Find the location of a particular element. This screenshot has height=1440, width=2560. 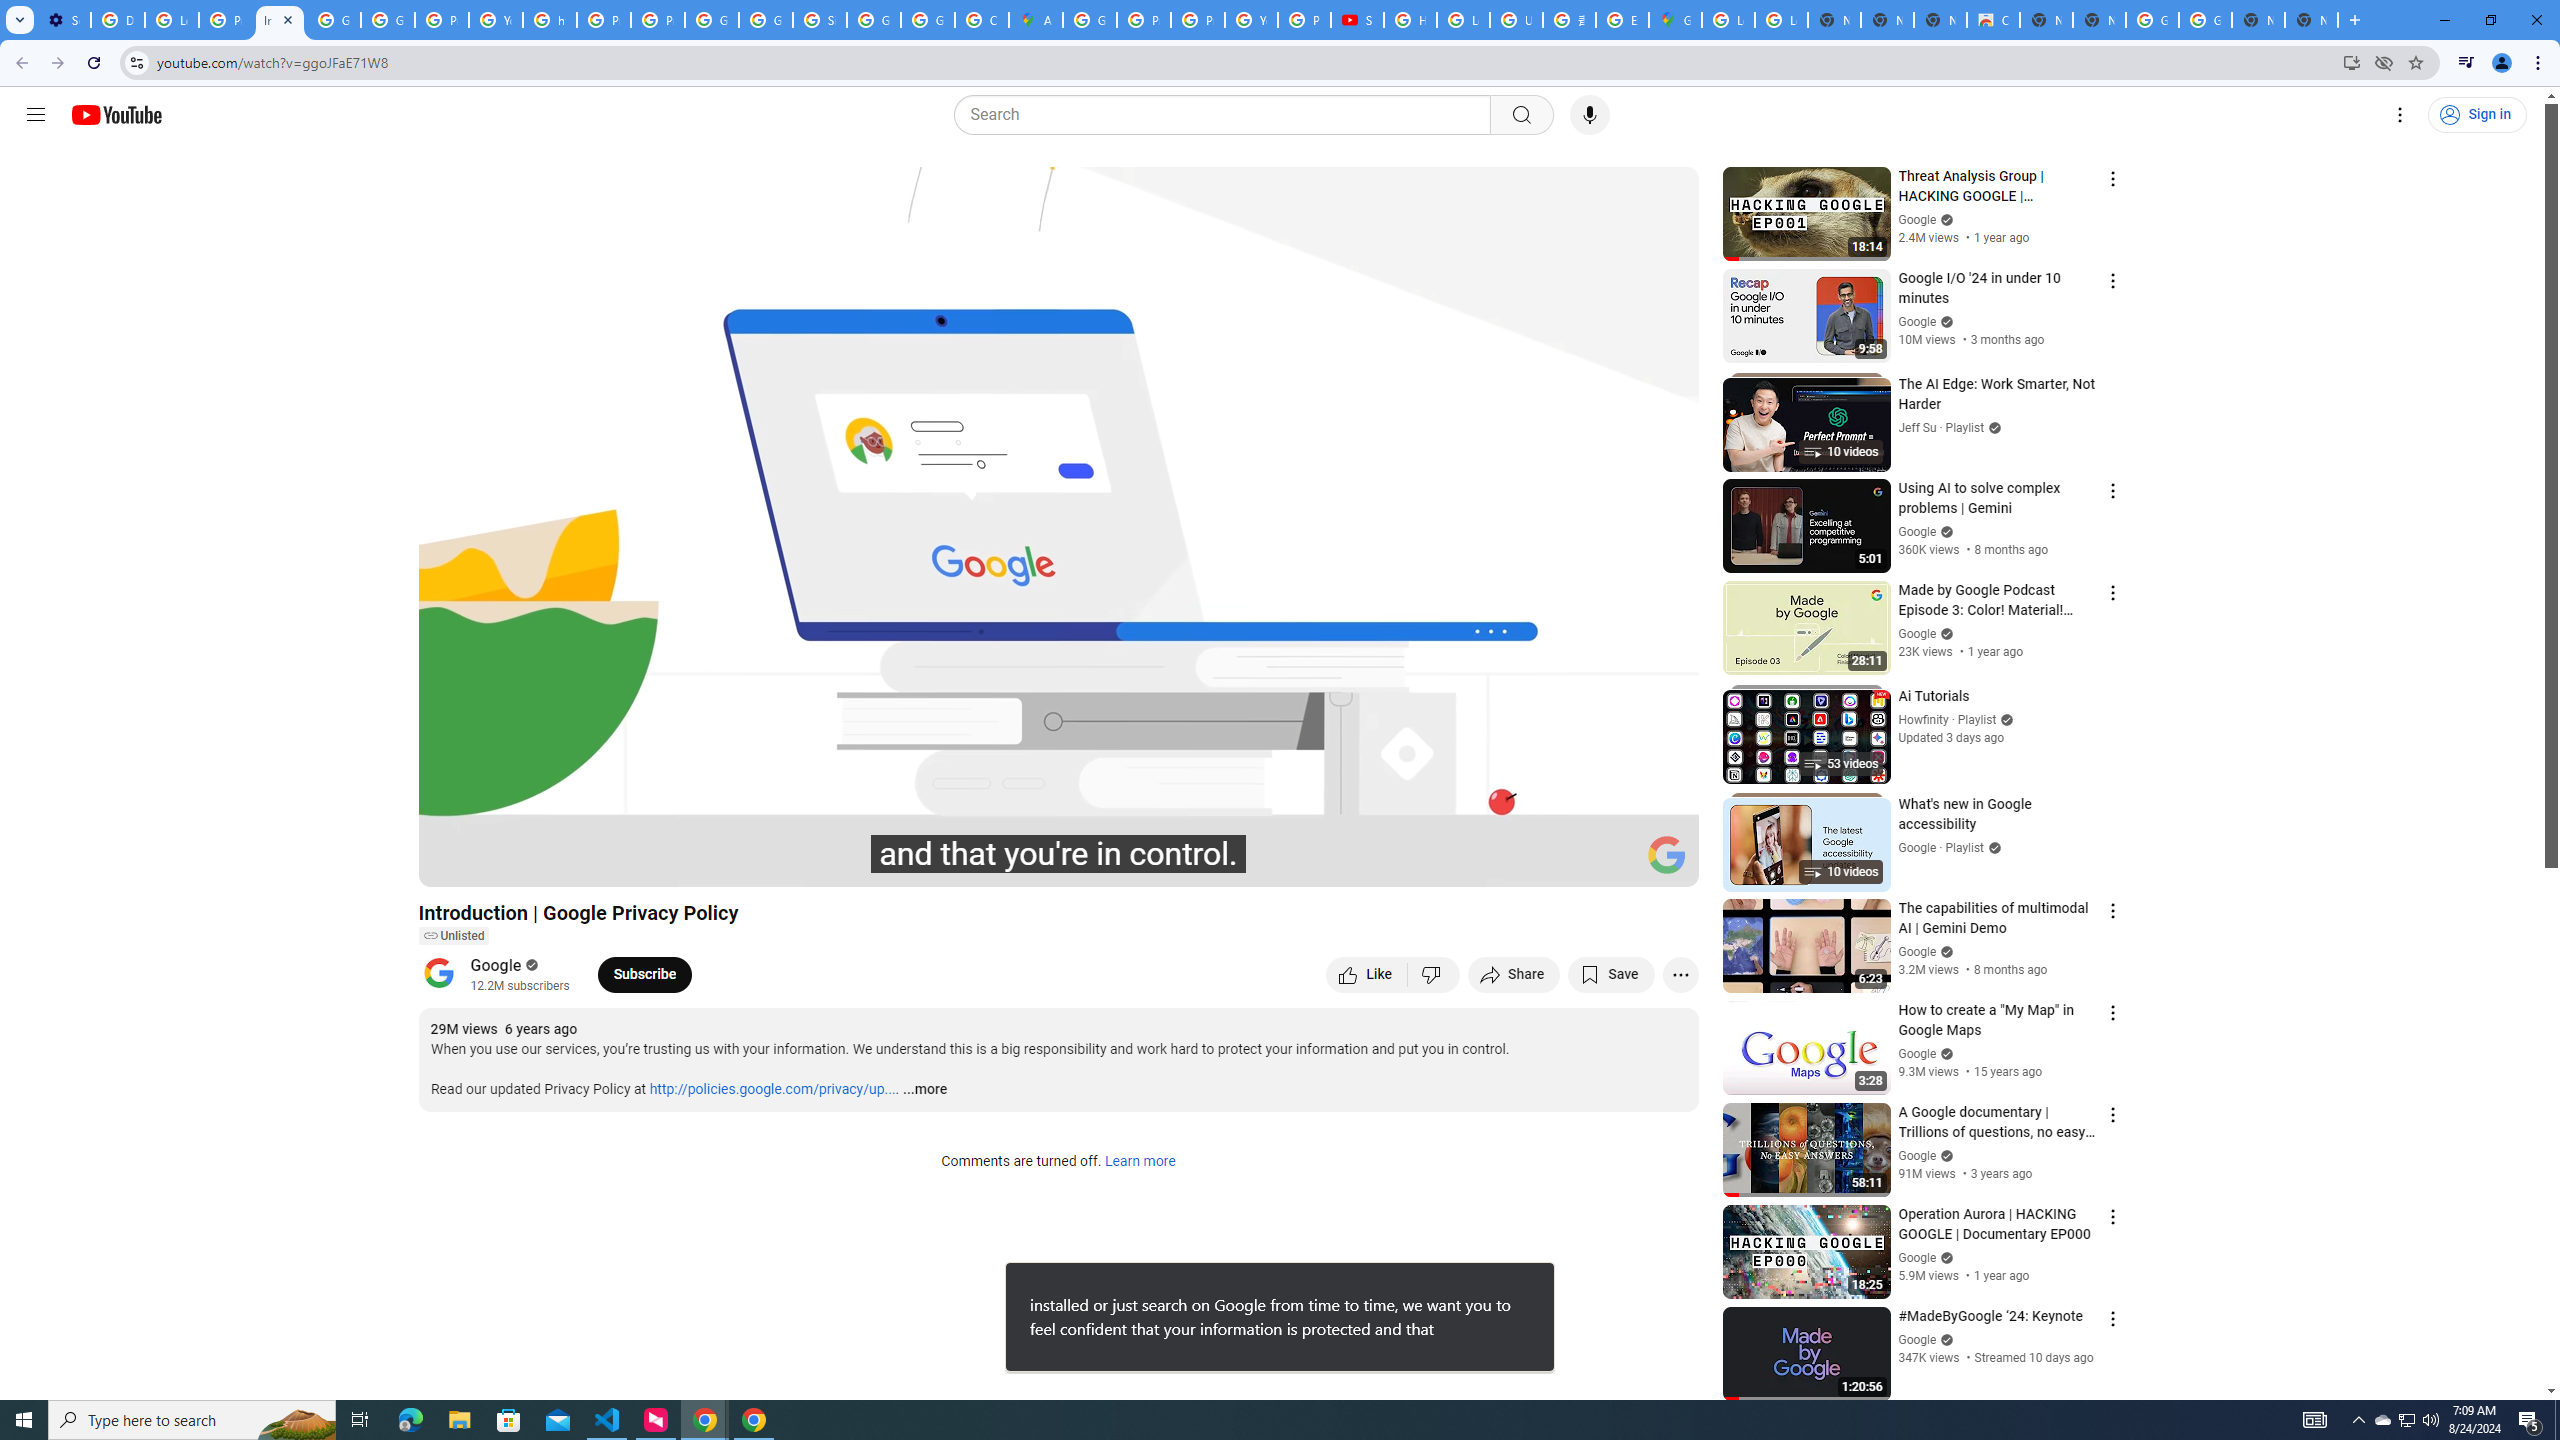

'http://policies.google.com/privacy/up...' is located at coordinates (773, 1089).